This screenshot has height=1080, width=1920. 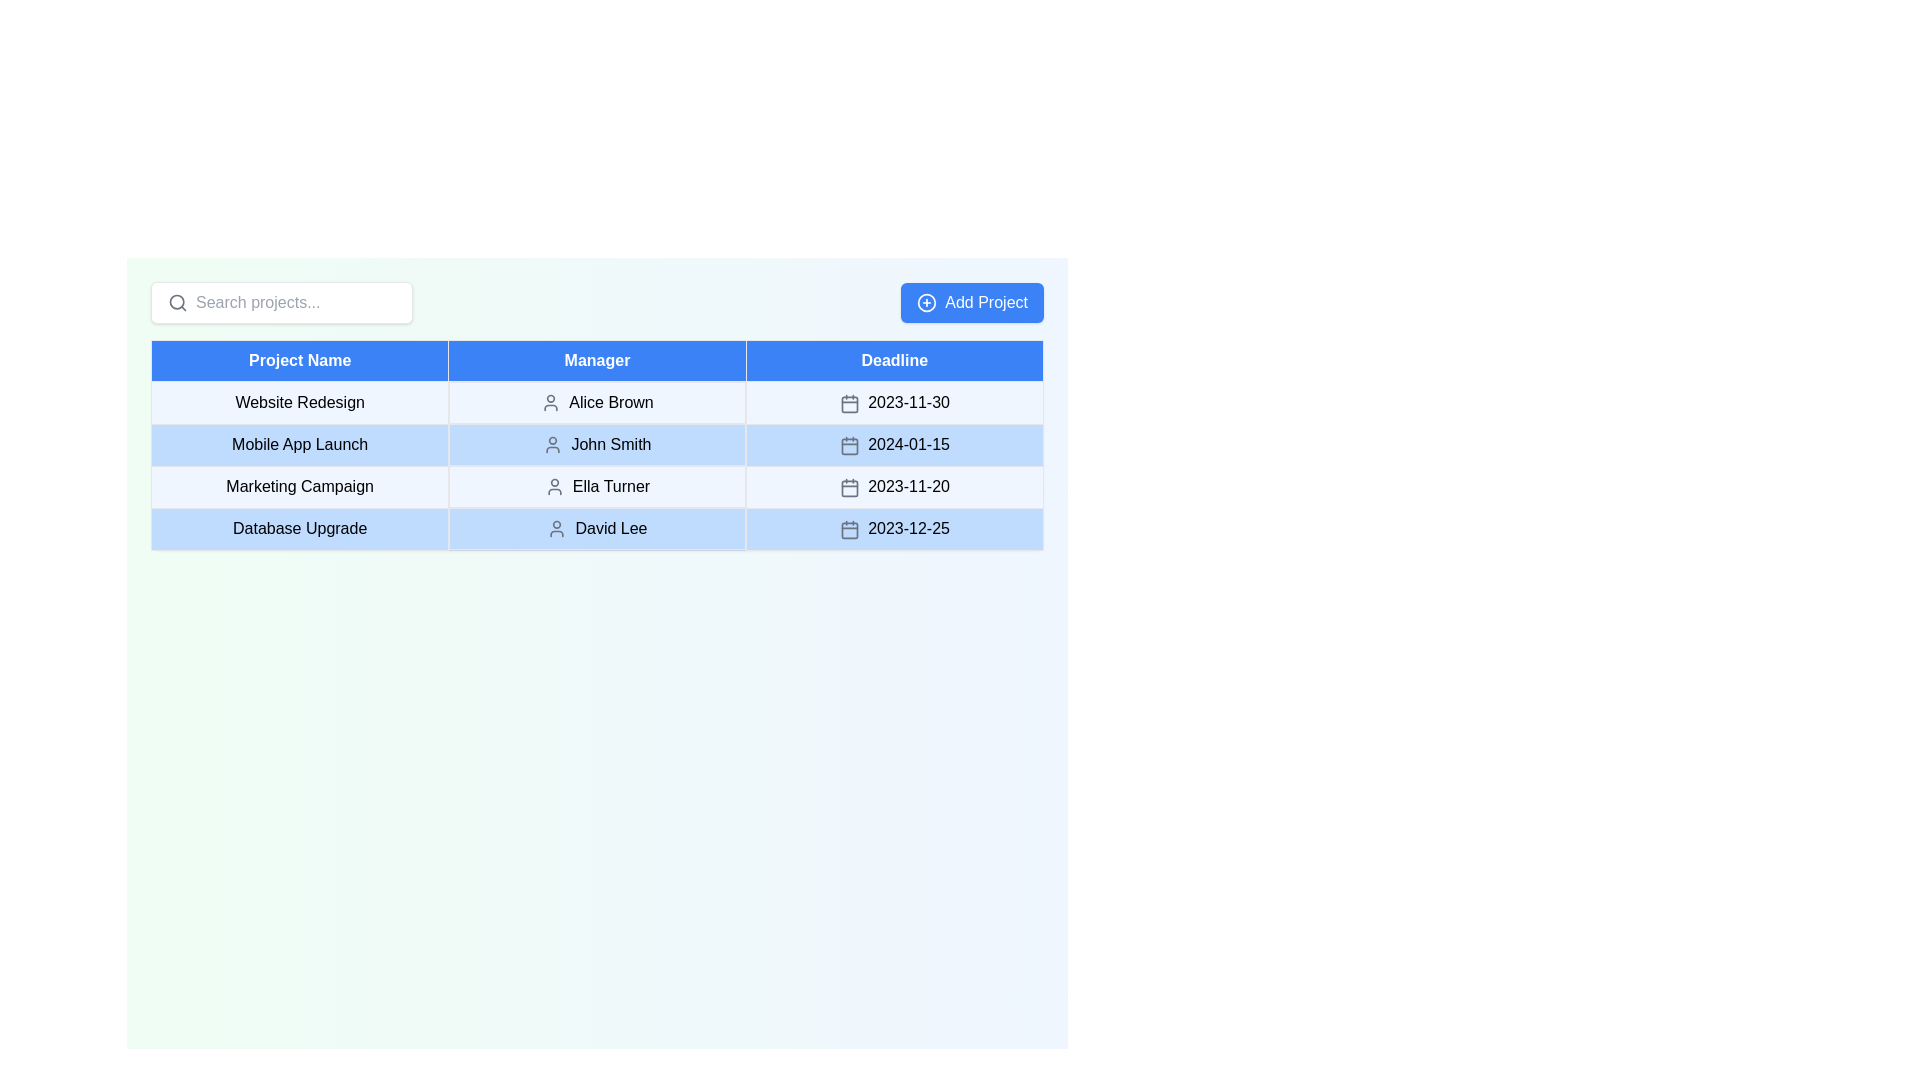 I want to click on the date text '2023-11-20' in the table under the 'Deadline' column, which is styled with a border and padding and accompanied by an inline calendar icon, so click(x=893, y=486).